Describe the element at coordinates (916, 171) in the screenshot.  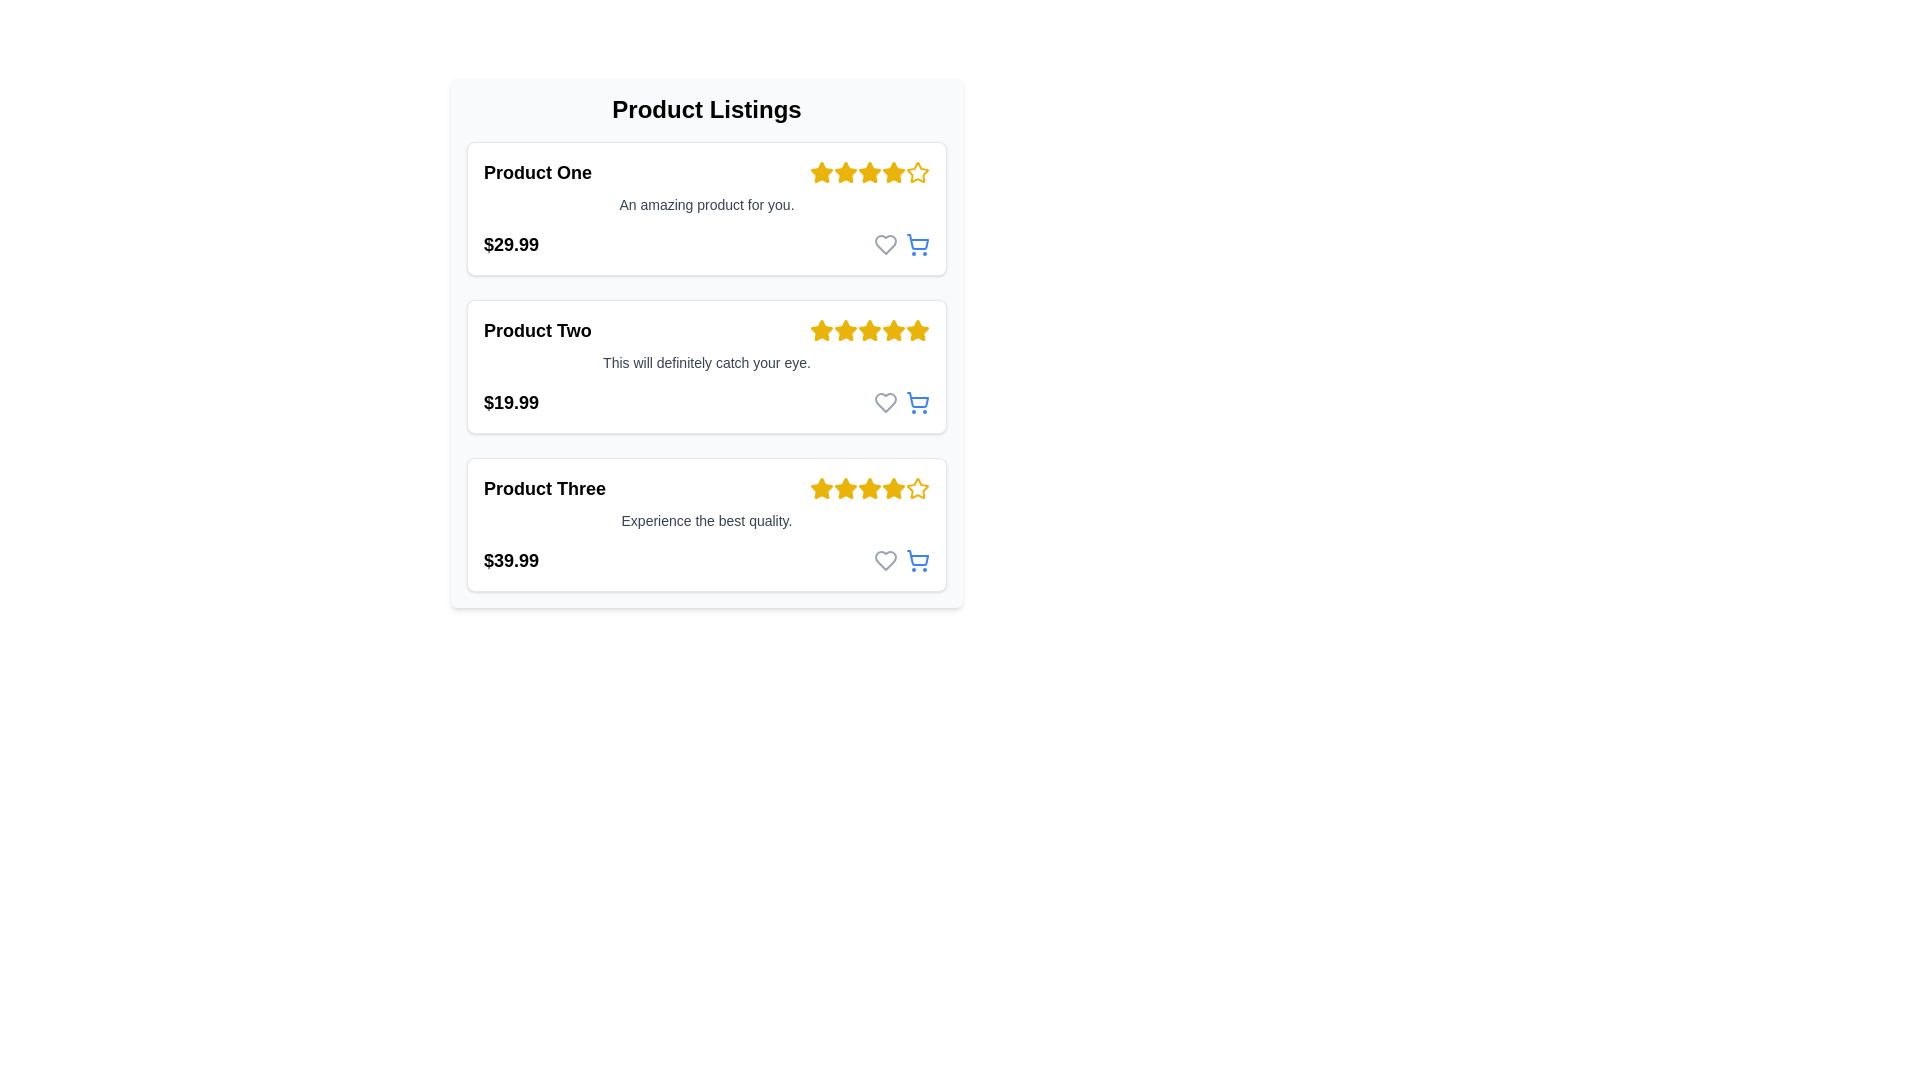
I see `the fifth rating star icon for 'Product One' in the 'Product Listings' panel` at that location.